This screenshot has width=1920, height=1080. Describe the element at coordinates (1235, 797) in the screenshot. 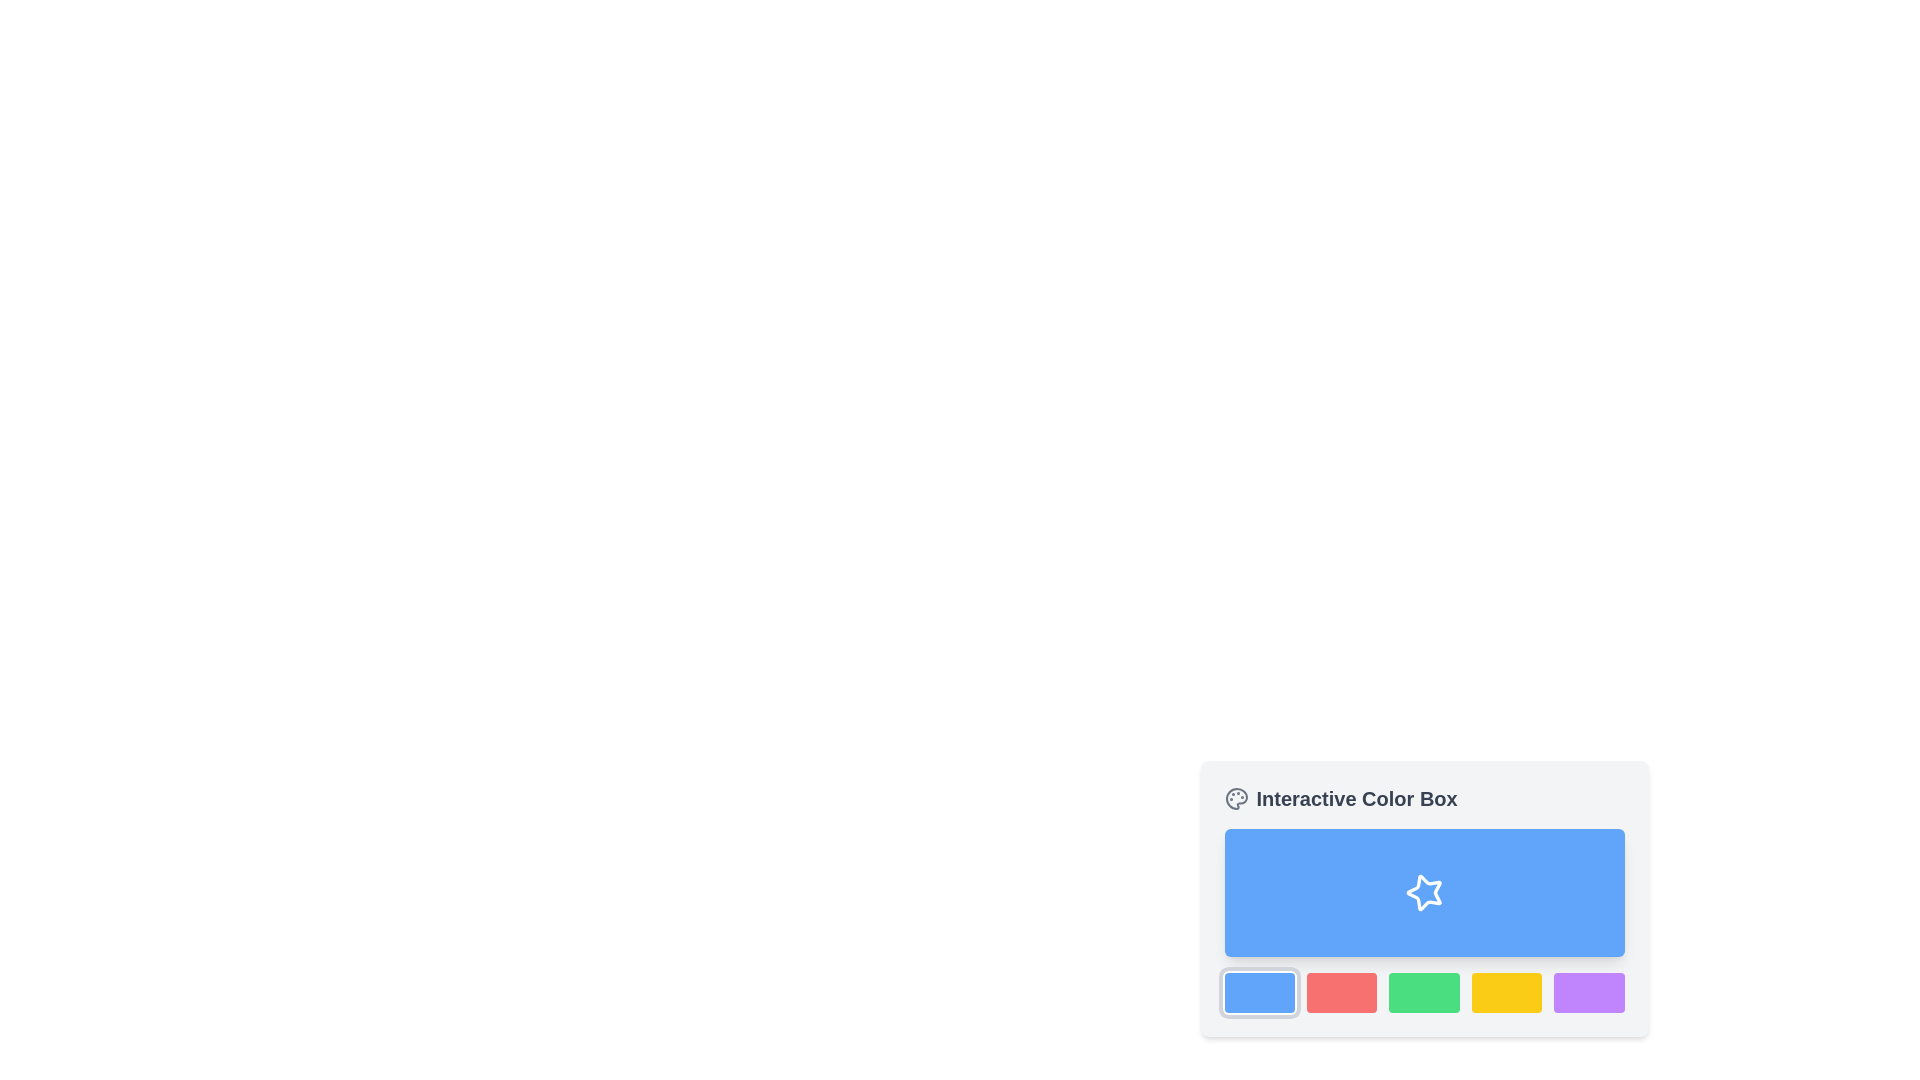

I see `the color-related icon located at the top-left corner of the 'Interactive Color Box' panel, directly preceding the title` at that location.